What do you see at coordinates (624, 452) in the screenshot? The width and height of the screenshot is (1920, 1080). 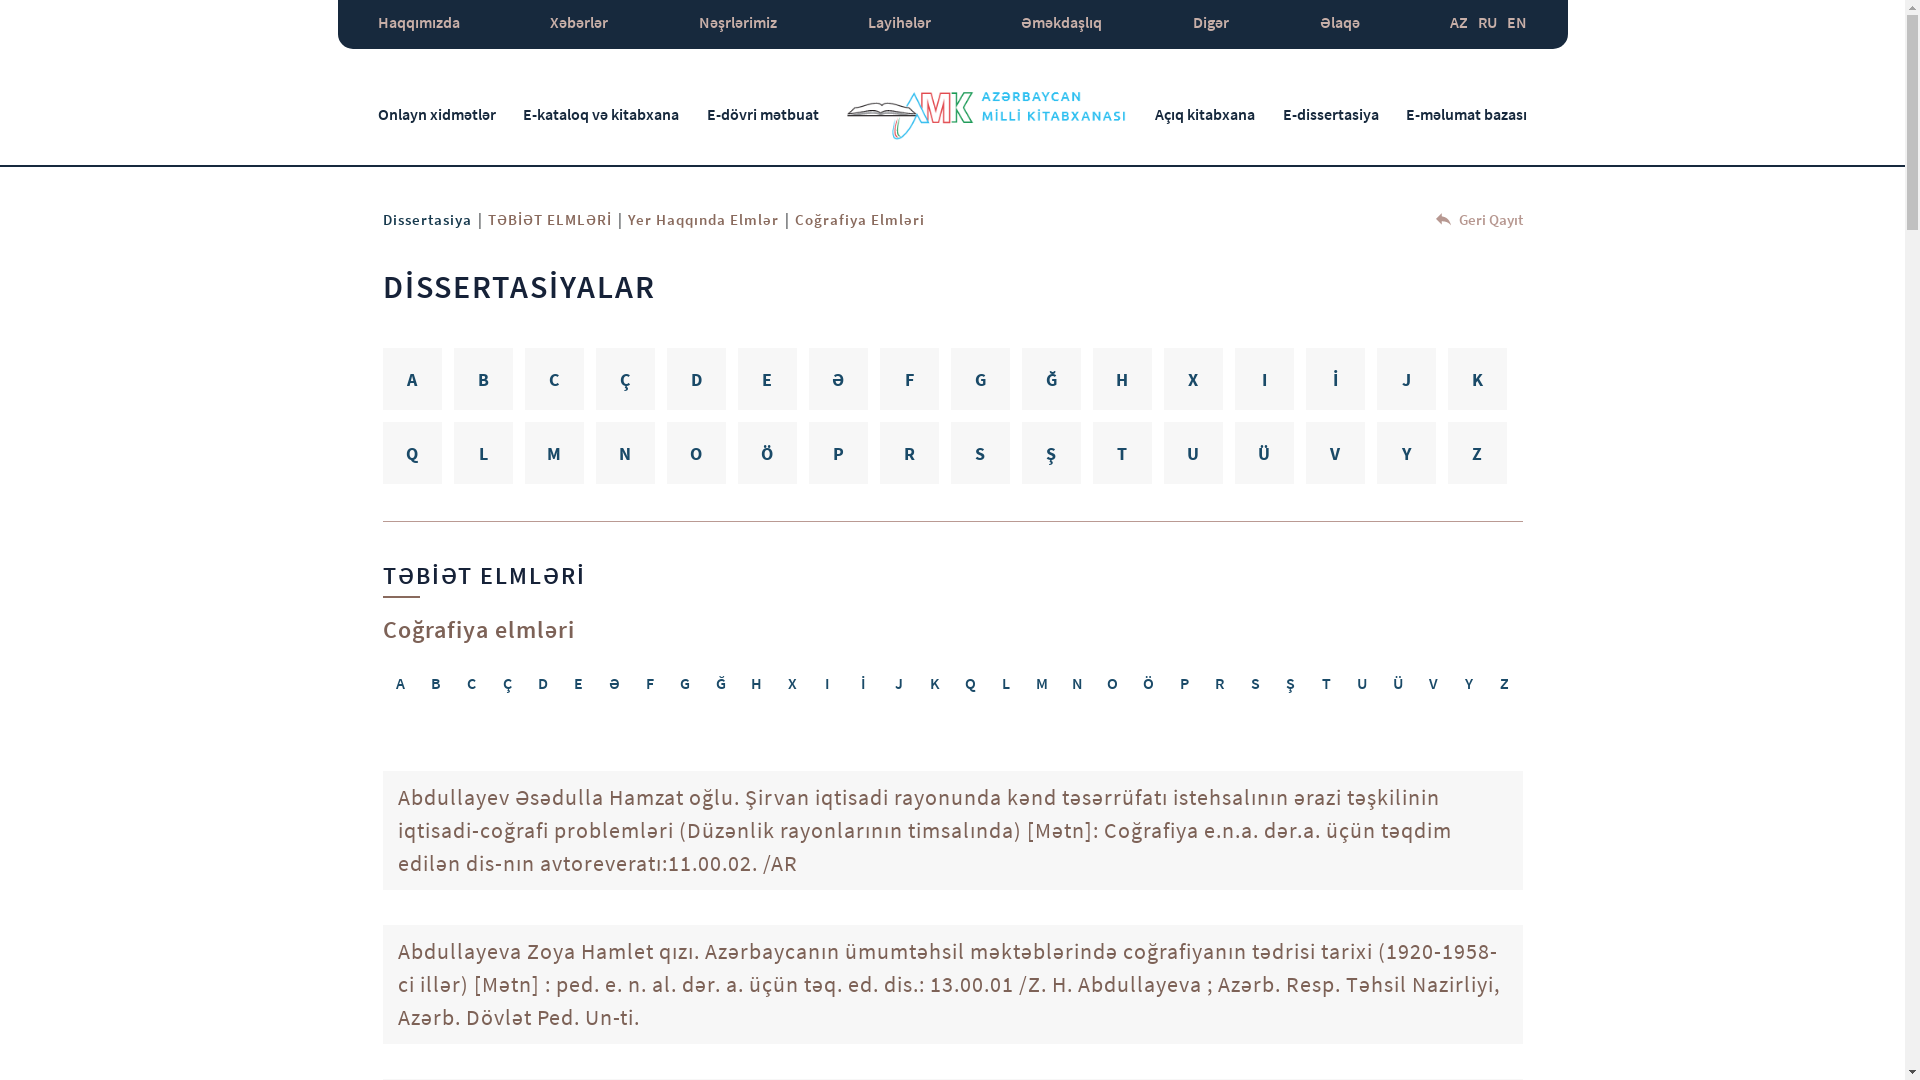 I see `'N'` at bounding box center [624, 452].